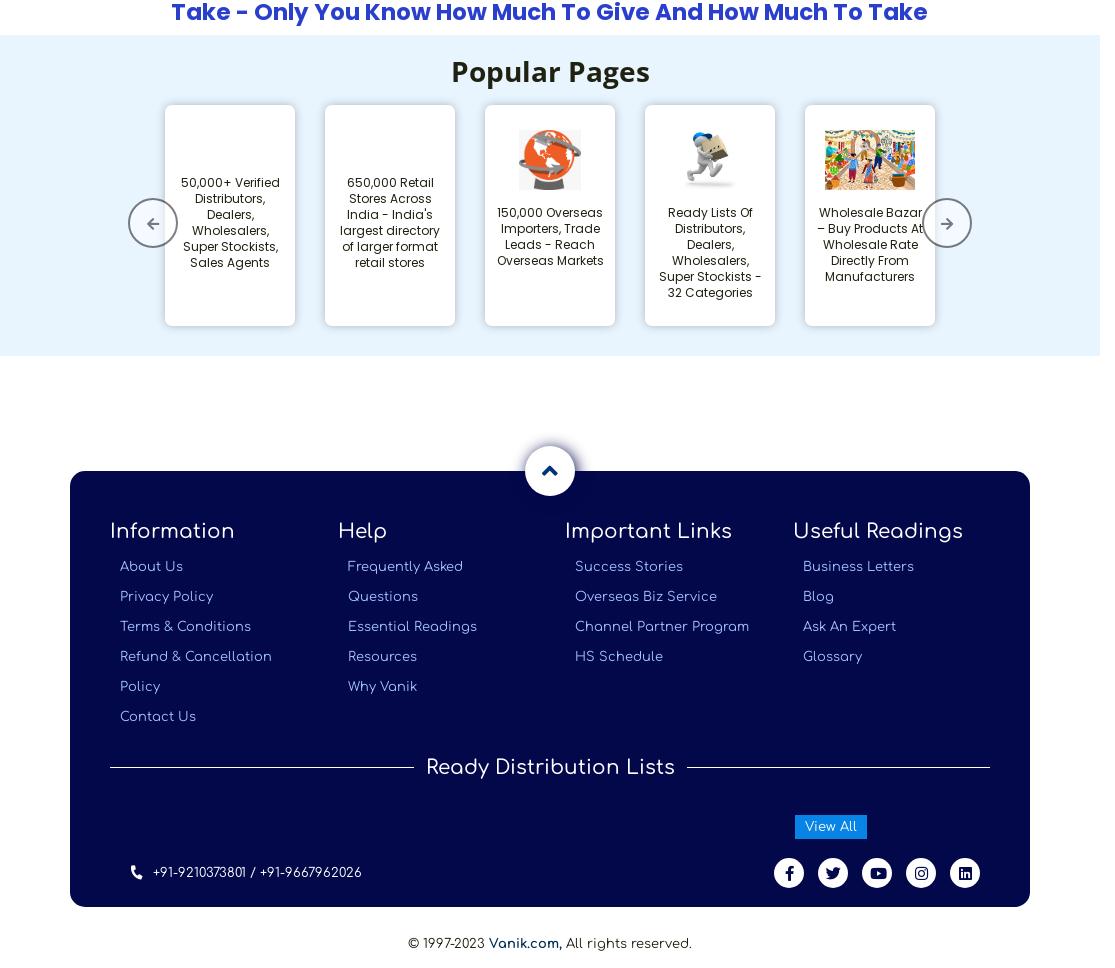  What do you see at coordinates (389, 220) in the screenshot?
I see `'650,000 Retail Stores Across India - India's largest directory of larger format retail stores'` at bounding box center [389, 220].